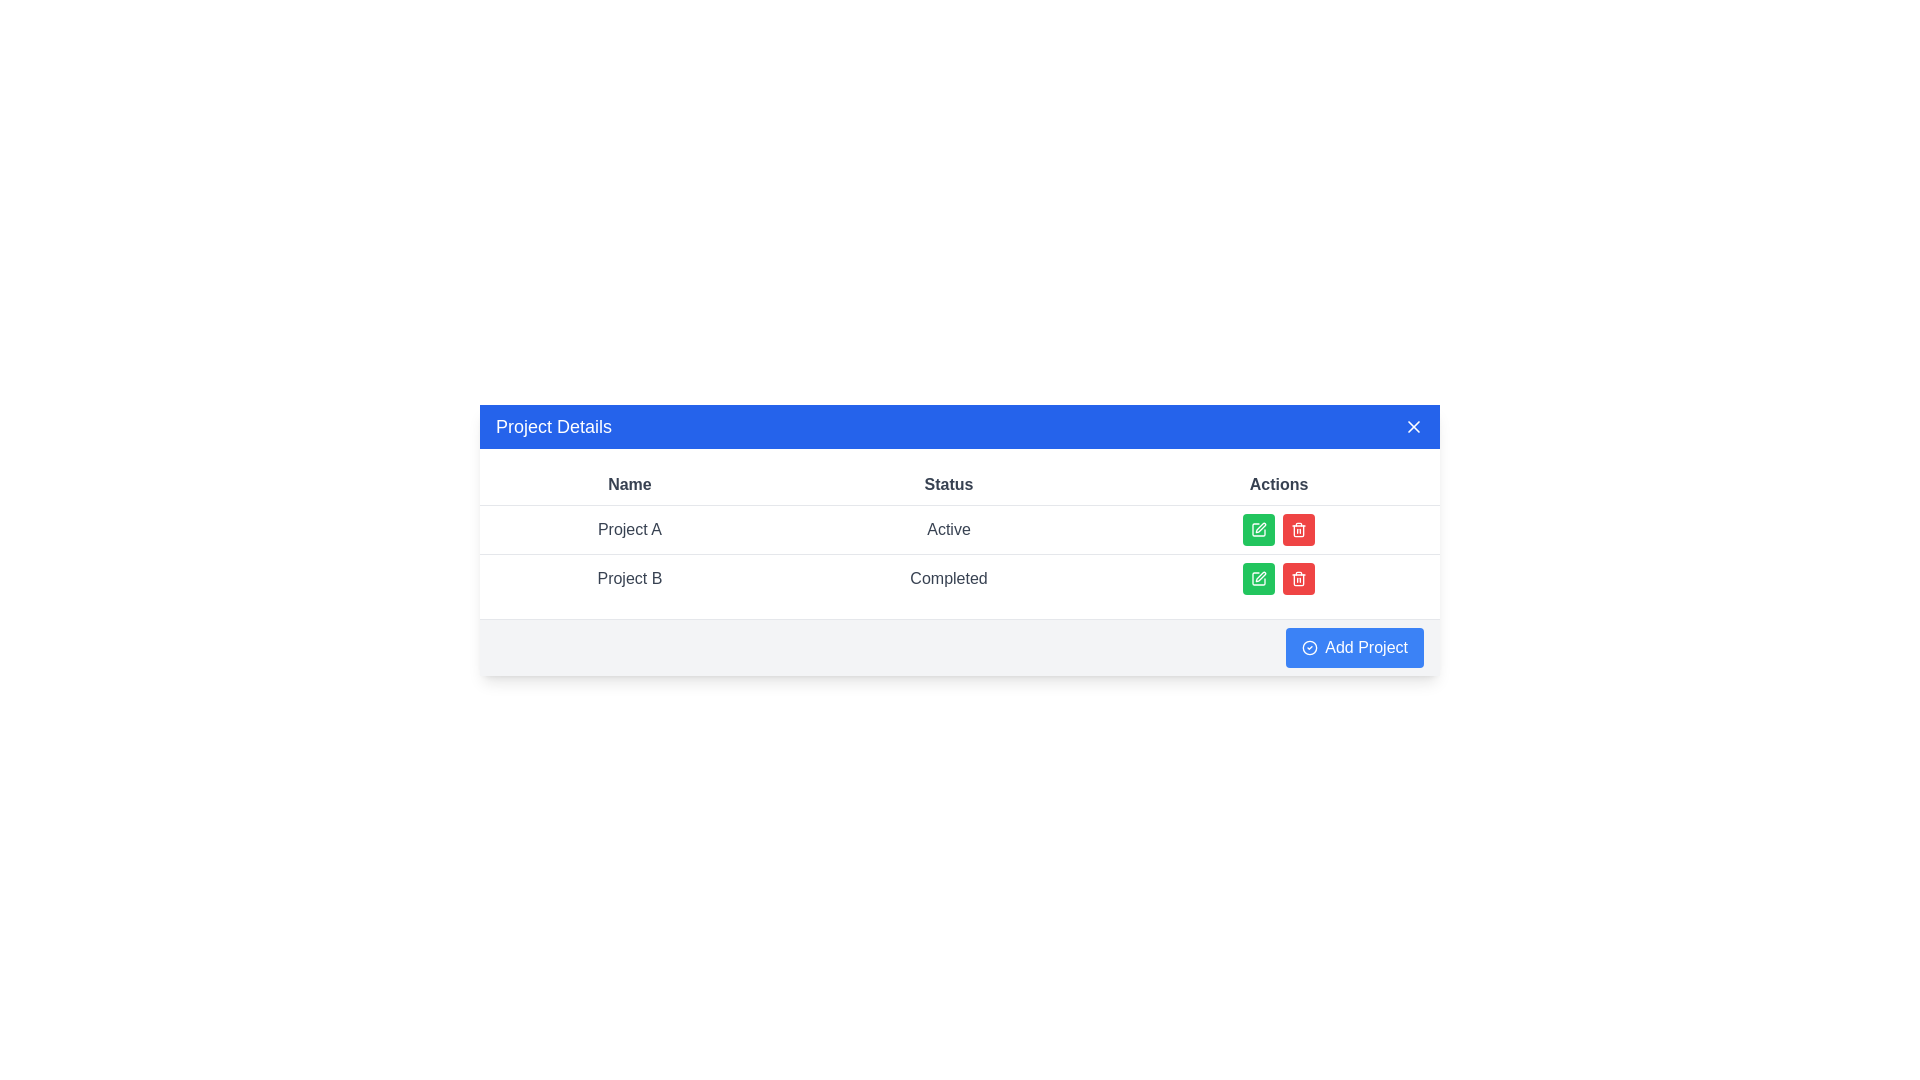  What do you see at coordinates (554, 425) in the screenshot?
I see `the Text label that serves as a title or label for the section related to project details, located in the top bar of the interface, aligned towards the left` at bounding box center [554, 425].